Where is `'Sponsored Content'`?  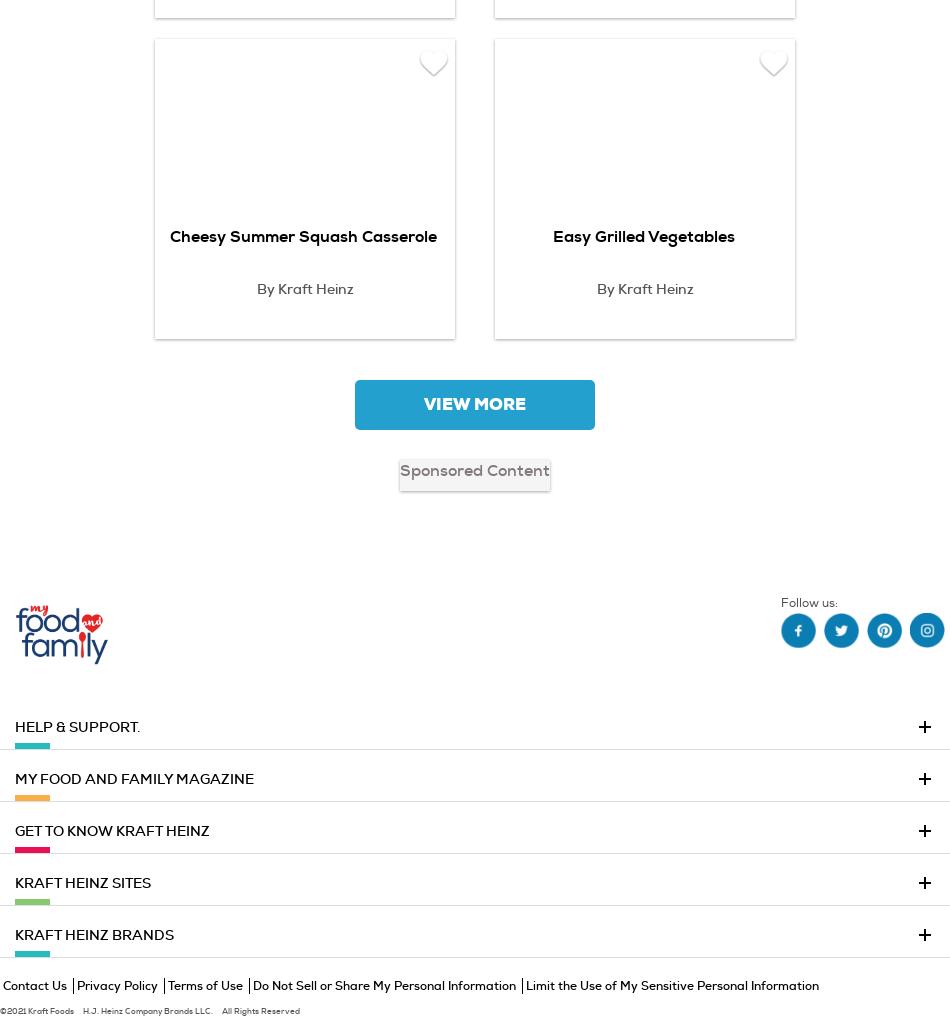 'Sponsored Content' is located at coordinates (475, 470).